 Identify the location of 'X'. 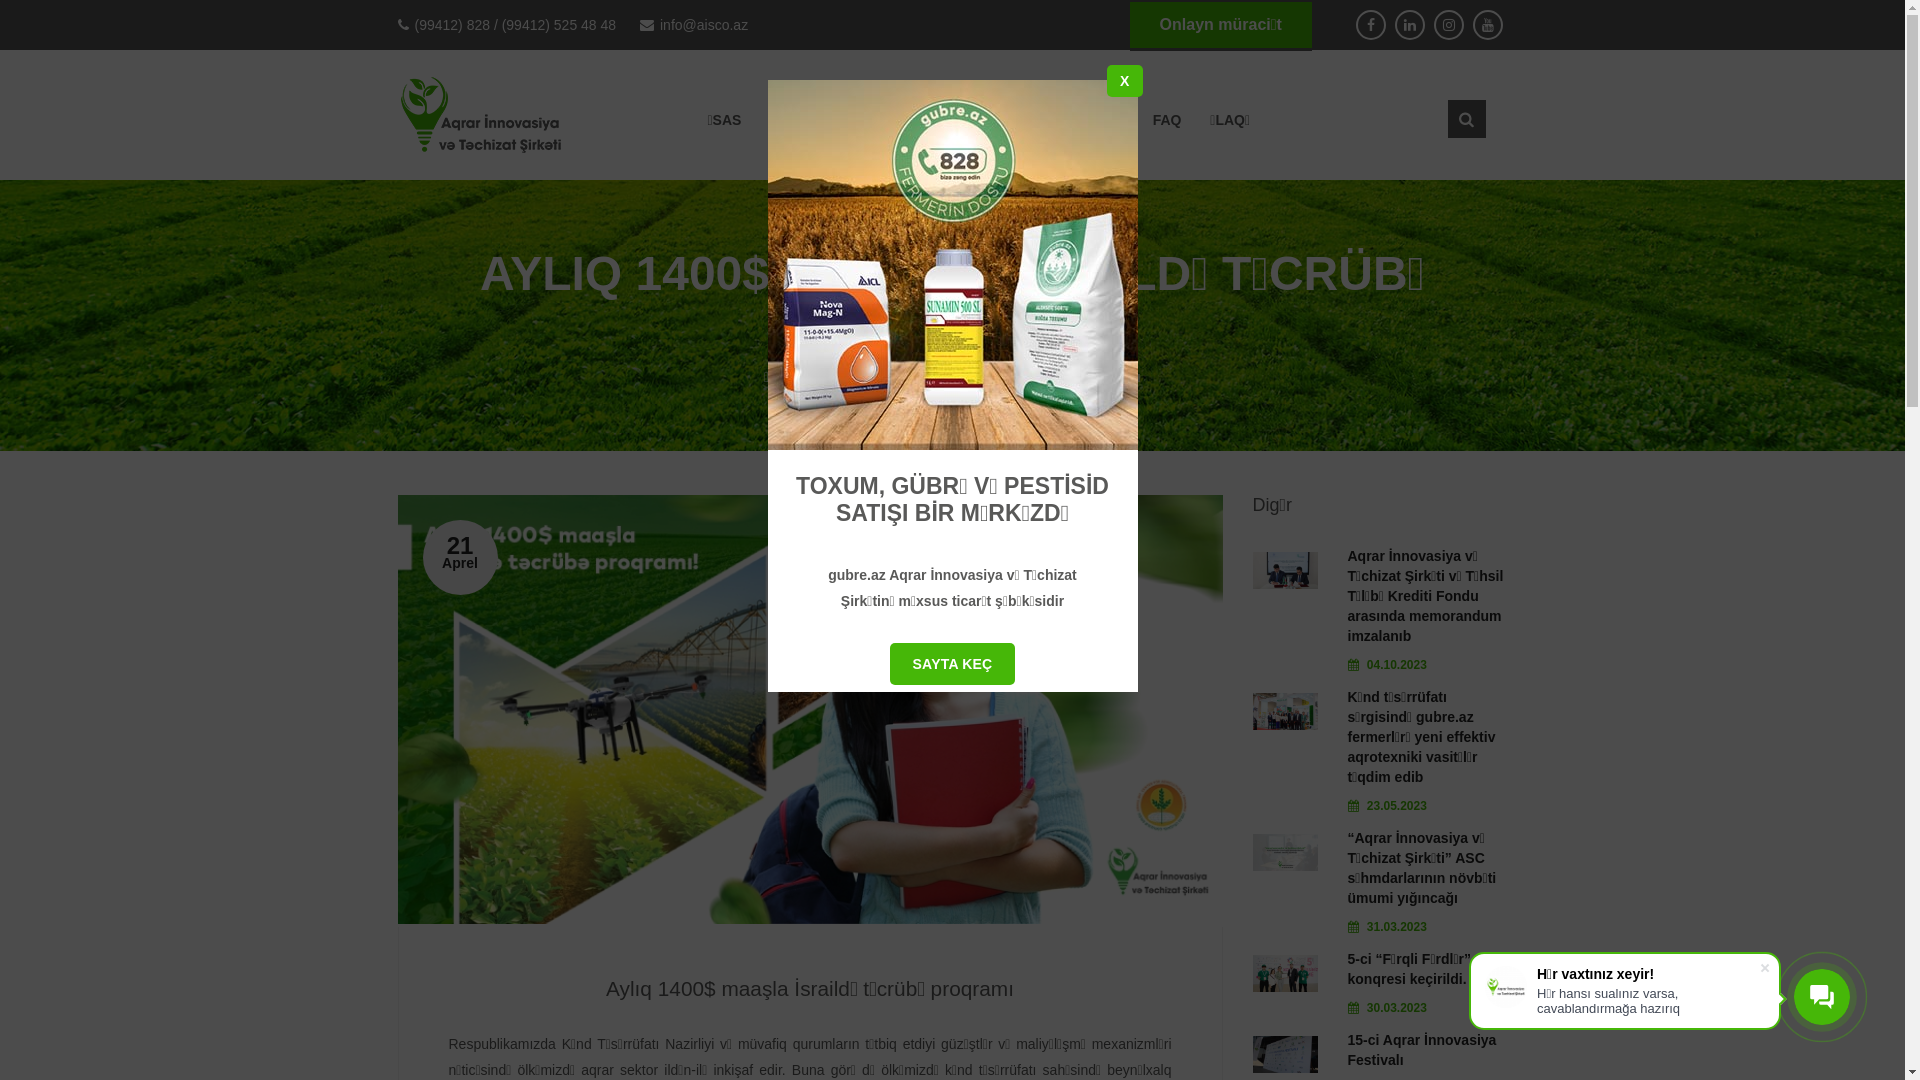
(1124, 80).